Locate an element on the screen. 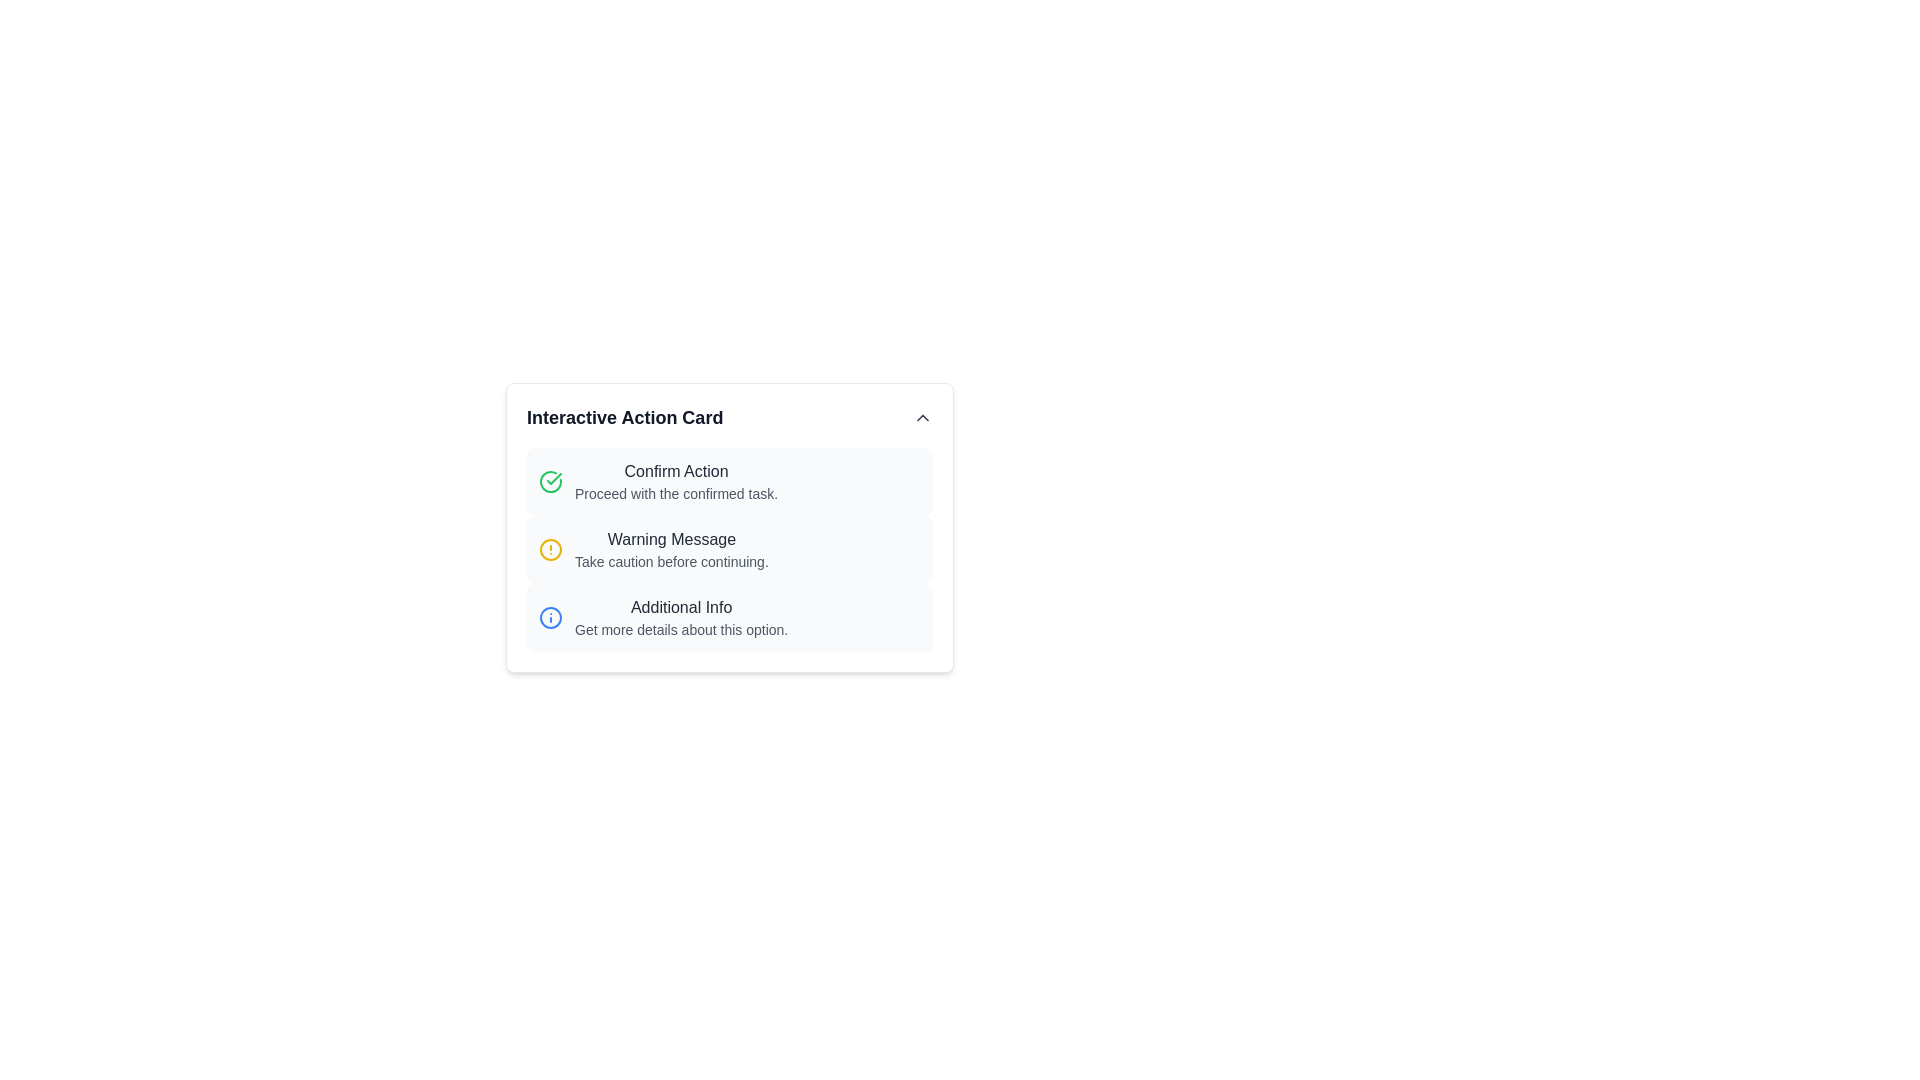  information displayed in the informational text block located at the bottom-most section of the vertically stacked list is located at coordinates (681, 616).